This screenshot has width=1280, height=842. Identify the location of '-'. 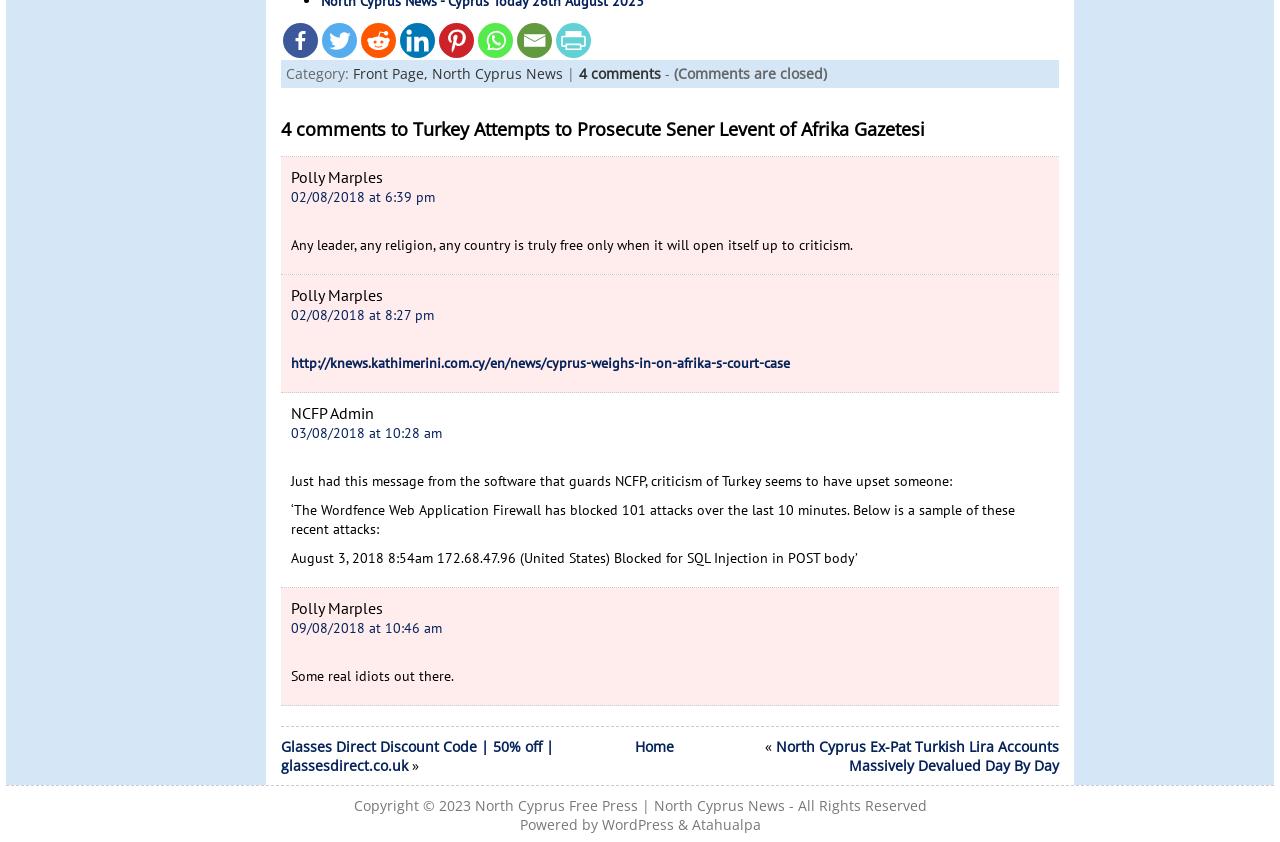
(667, 71).